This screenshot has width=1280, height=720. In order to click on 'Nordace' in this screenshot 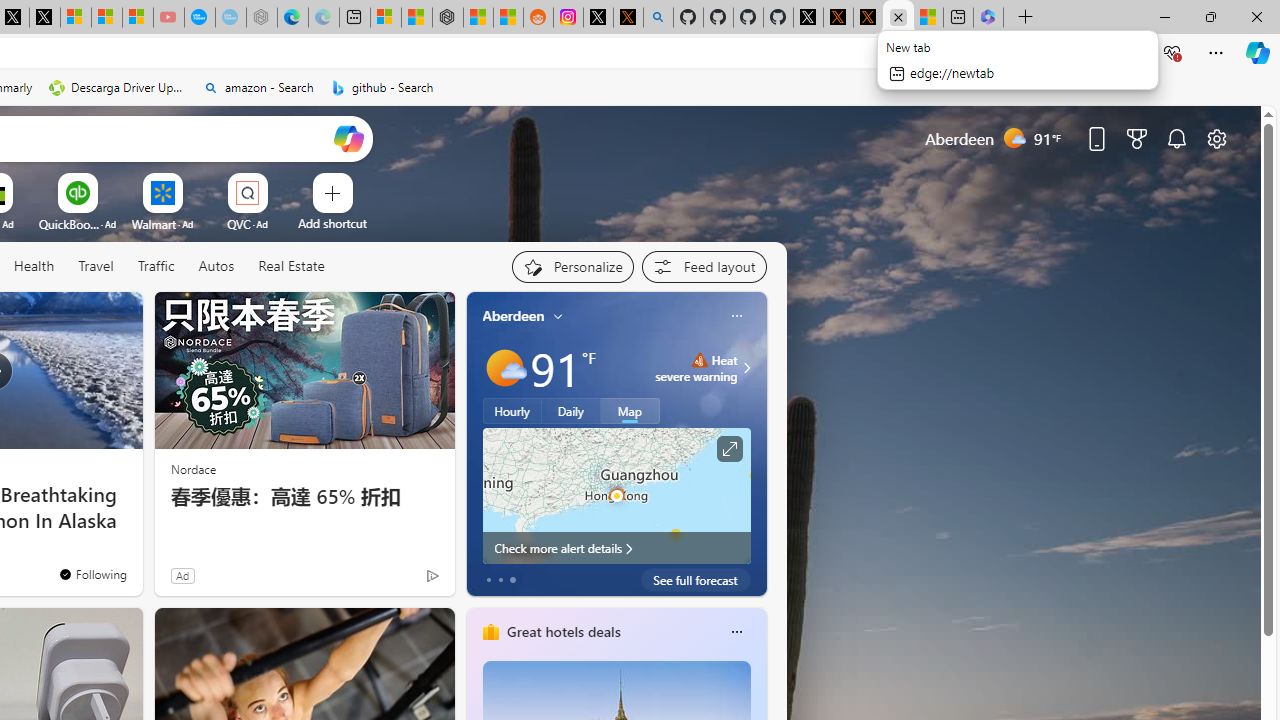, I will do `click(193, 468)`.